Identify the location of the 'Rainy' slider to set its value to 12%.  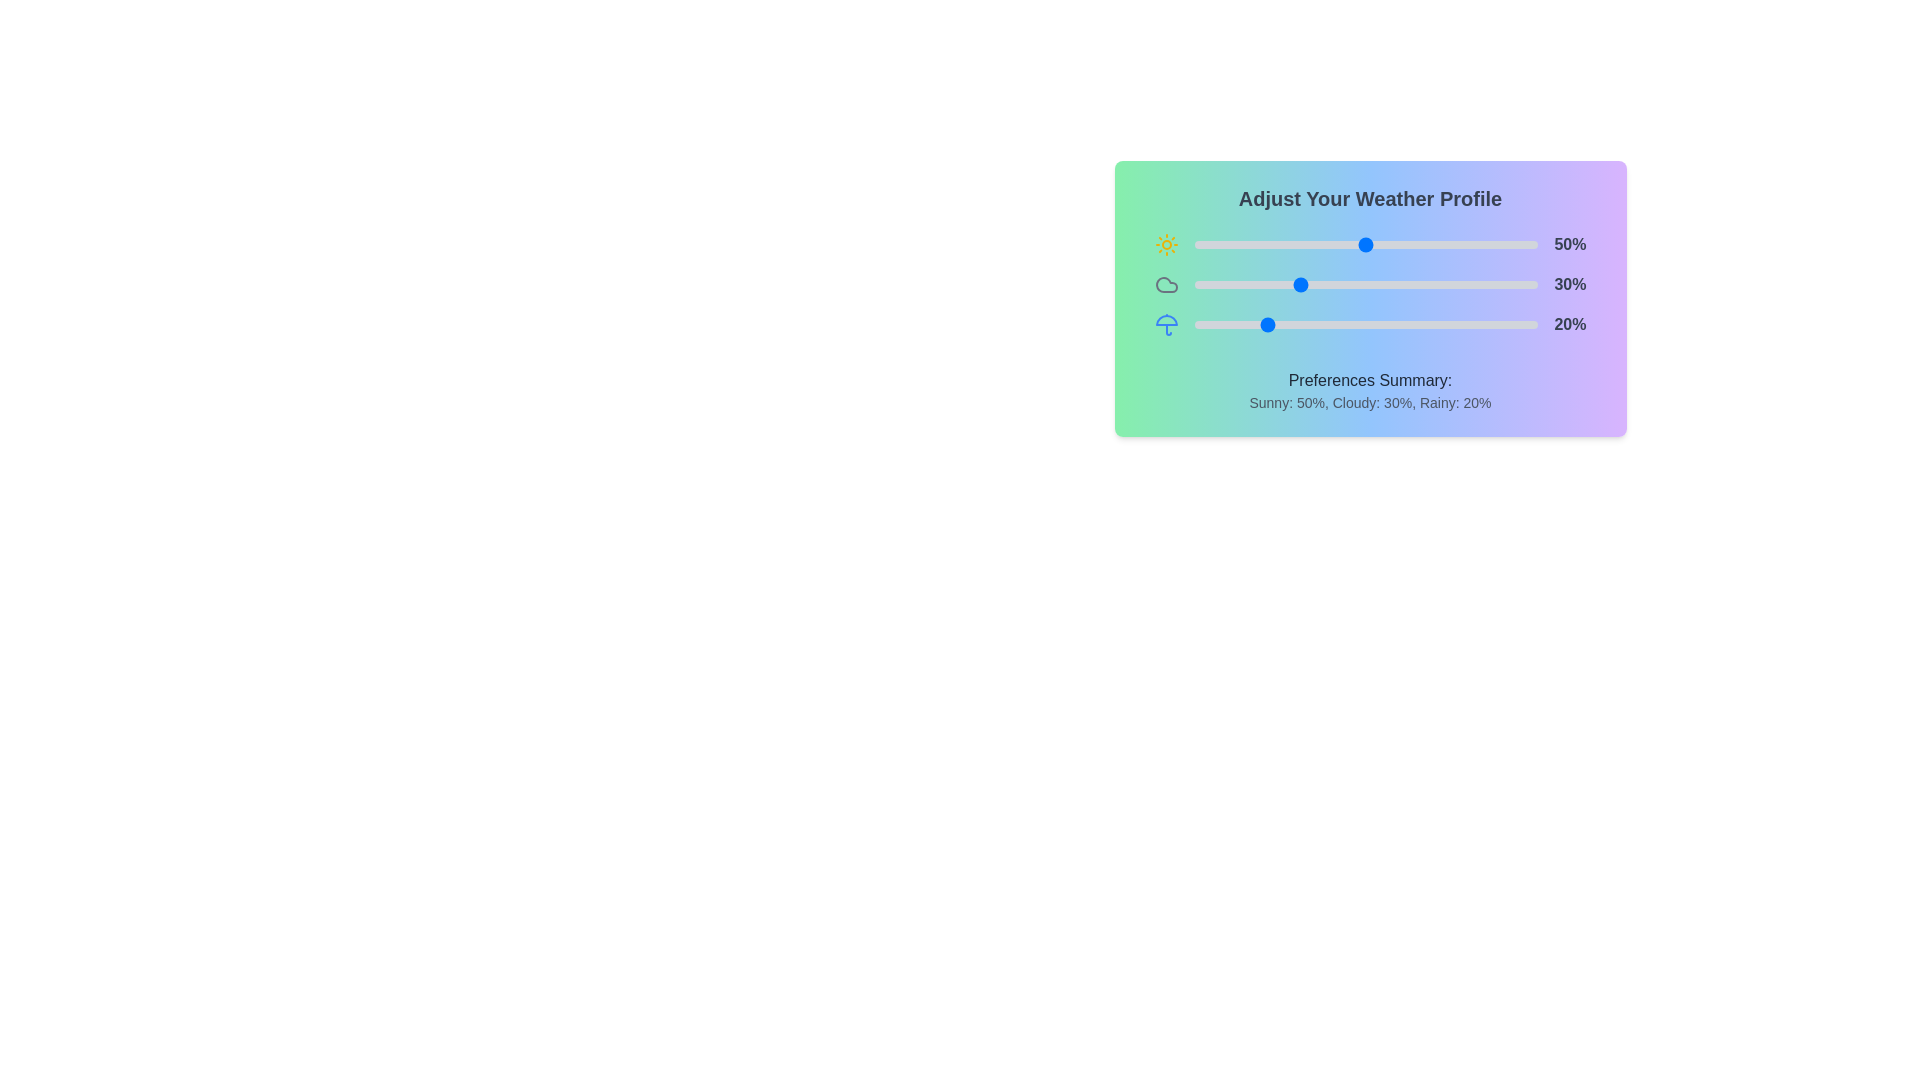
(1234, 323).